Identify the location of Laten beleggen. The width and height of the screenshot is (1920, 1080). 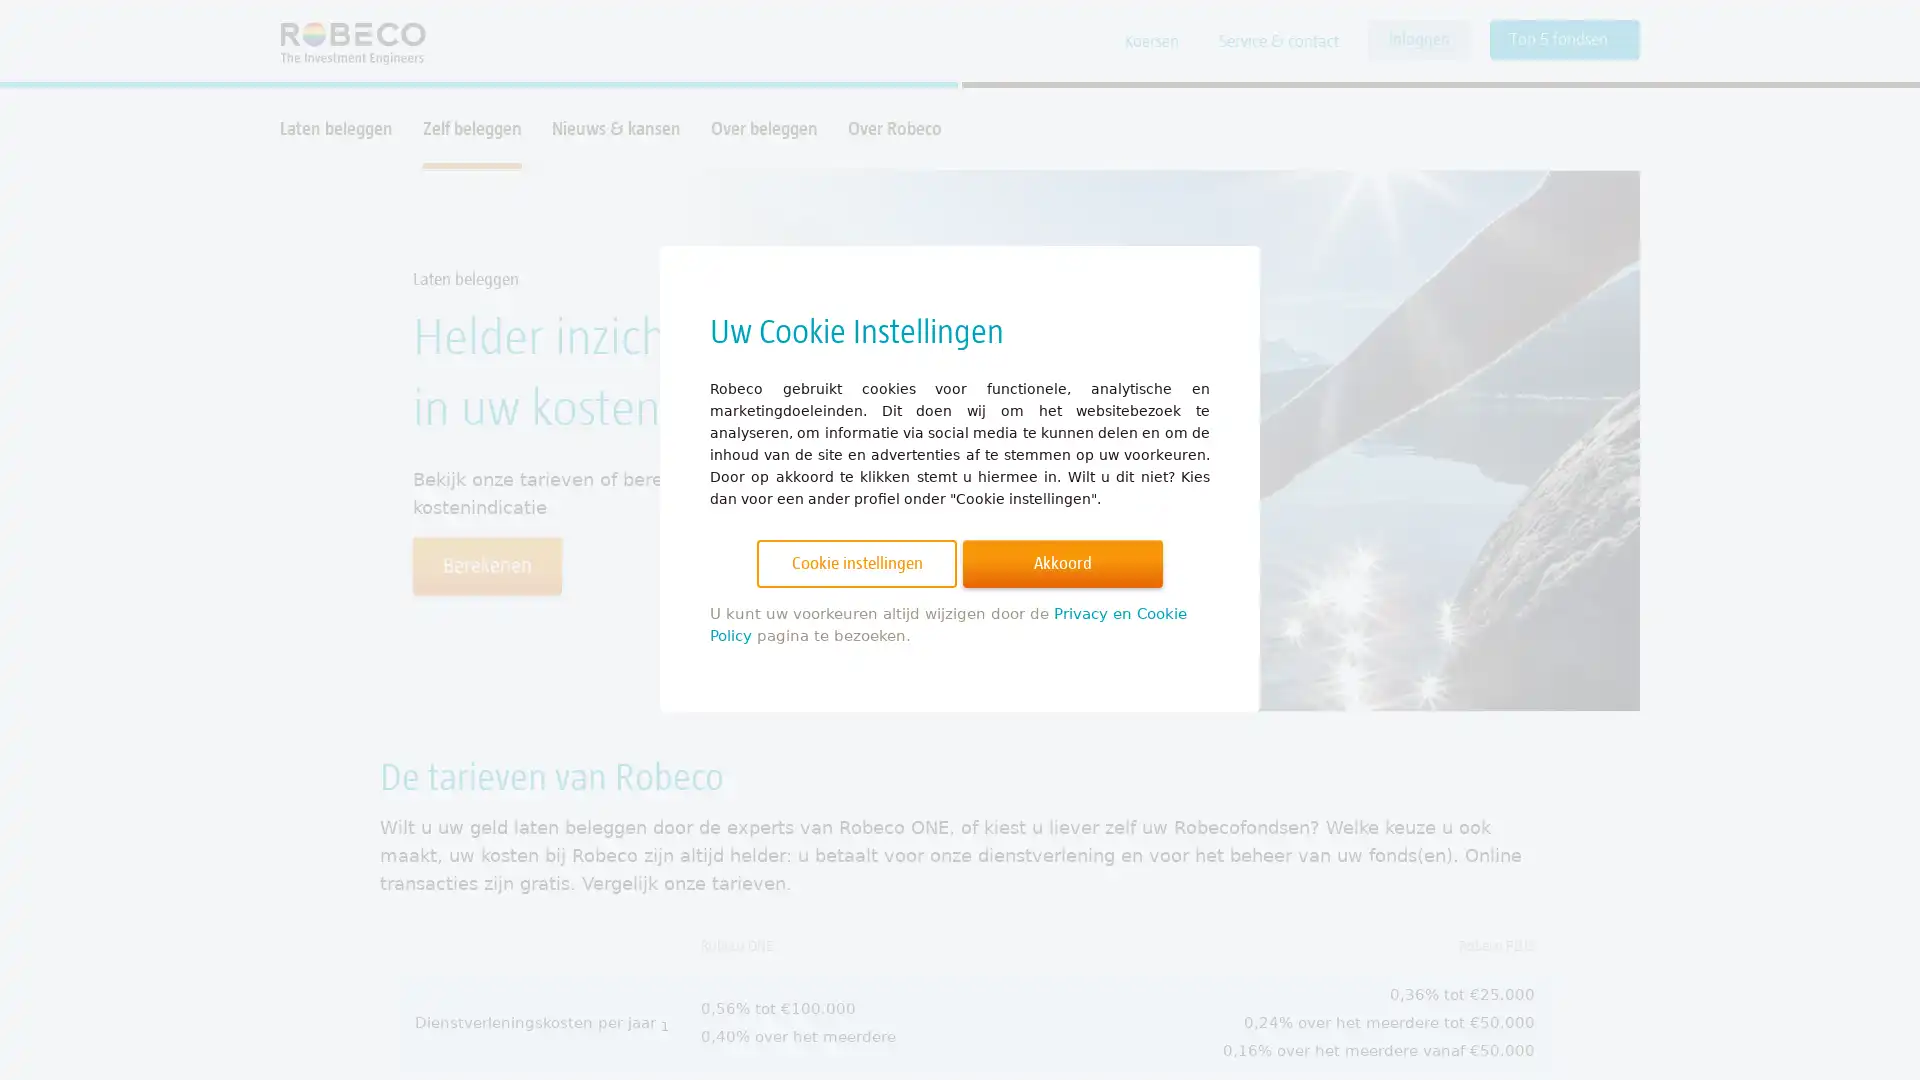
(336, 128).